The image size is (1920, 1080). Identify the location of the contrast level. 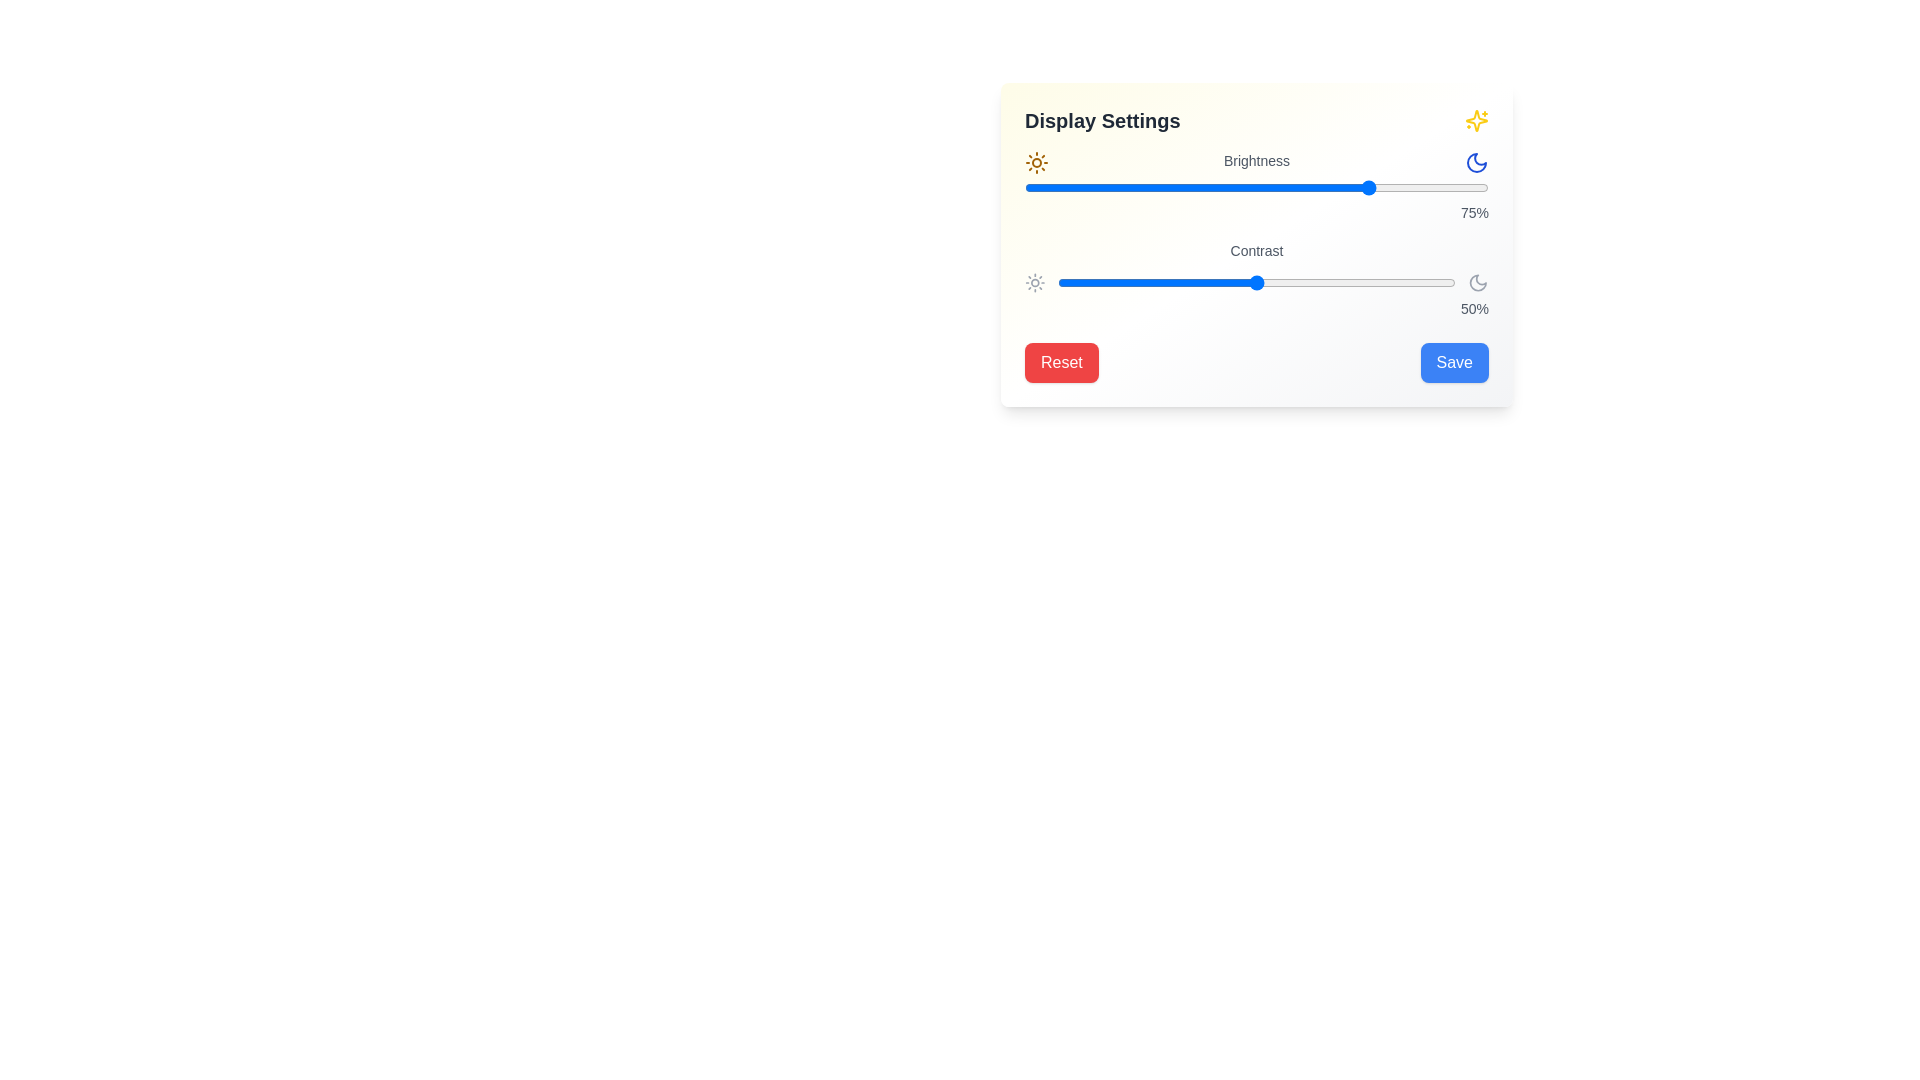
(1247, 282).